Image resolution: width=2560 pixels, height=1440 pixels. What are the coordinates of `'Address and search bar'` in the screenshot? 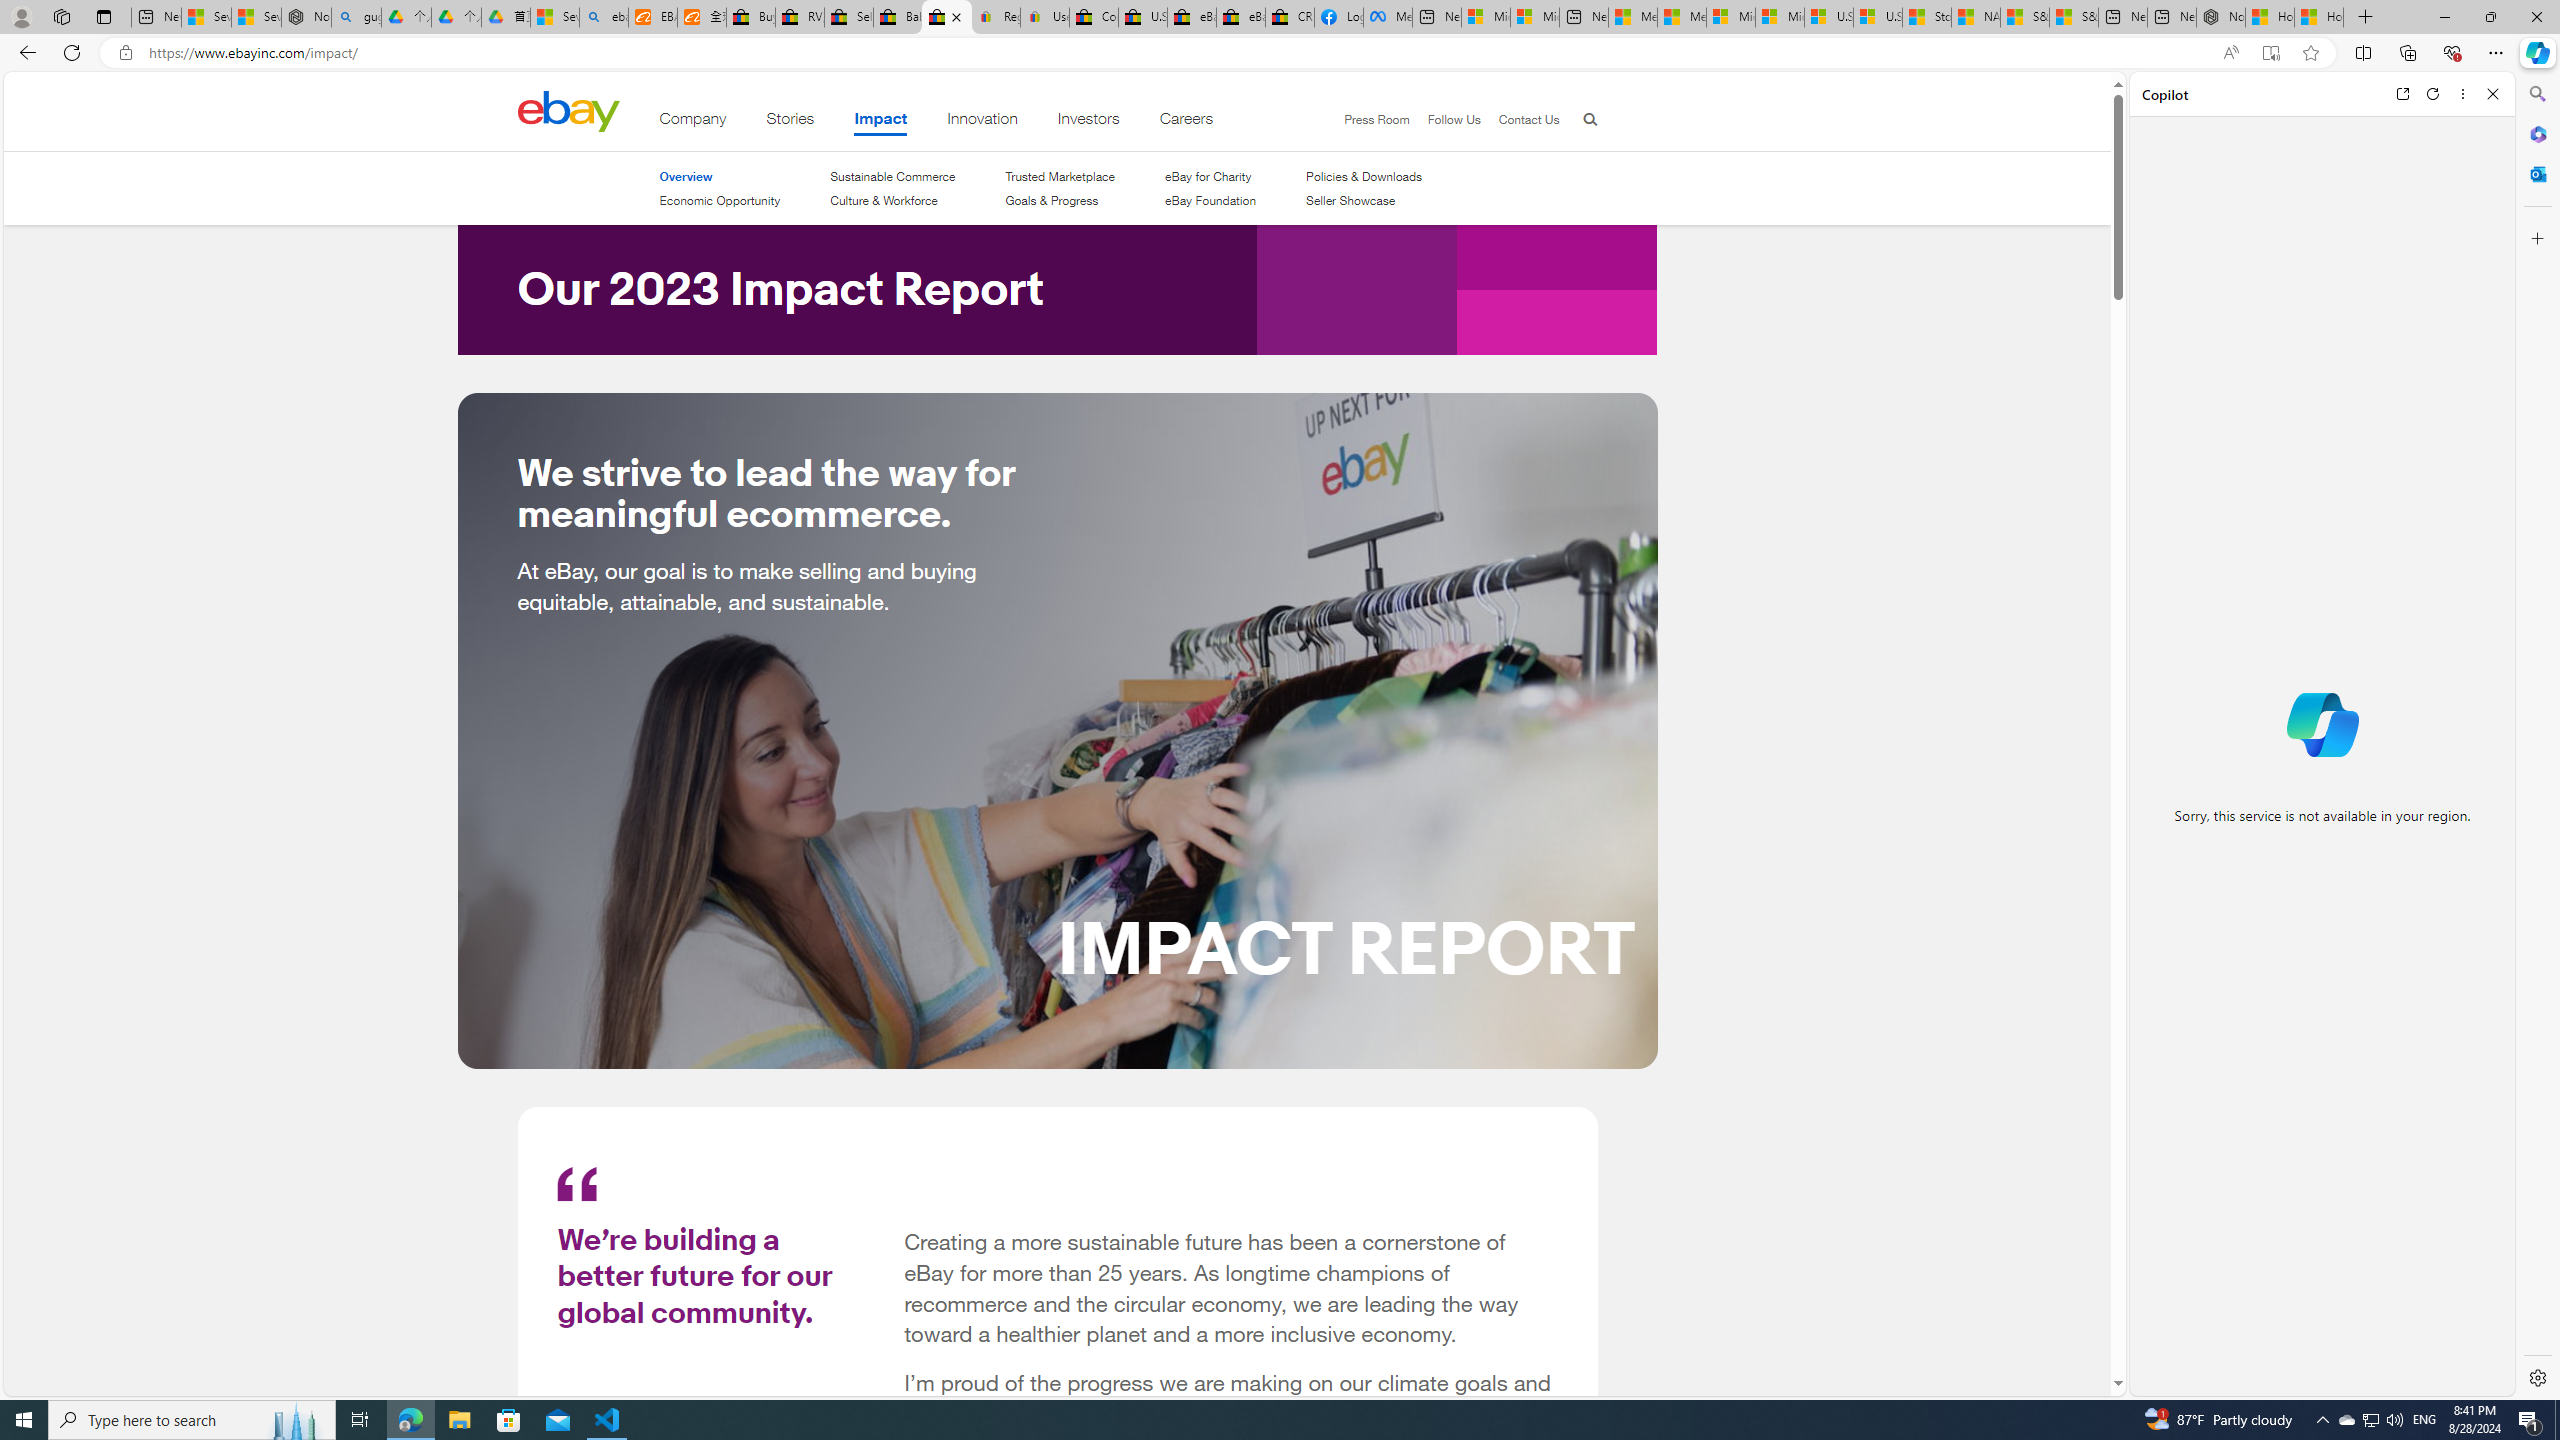 It's located at (1177, 53).